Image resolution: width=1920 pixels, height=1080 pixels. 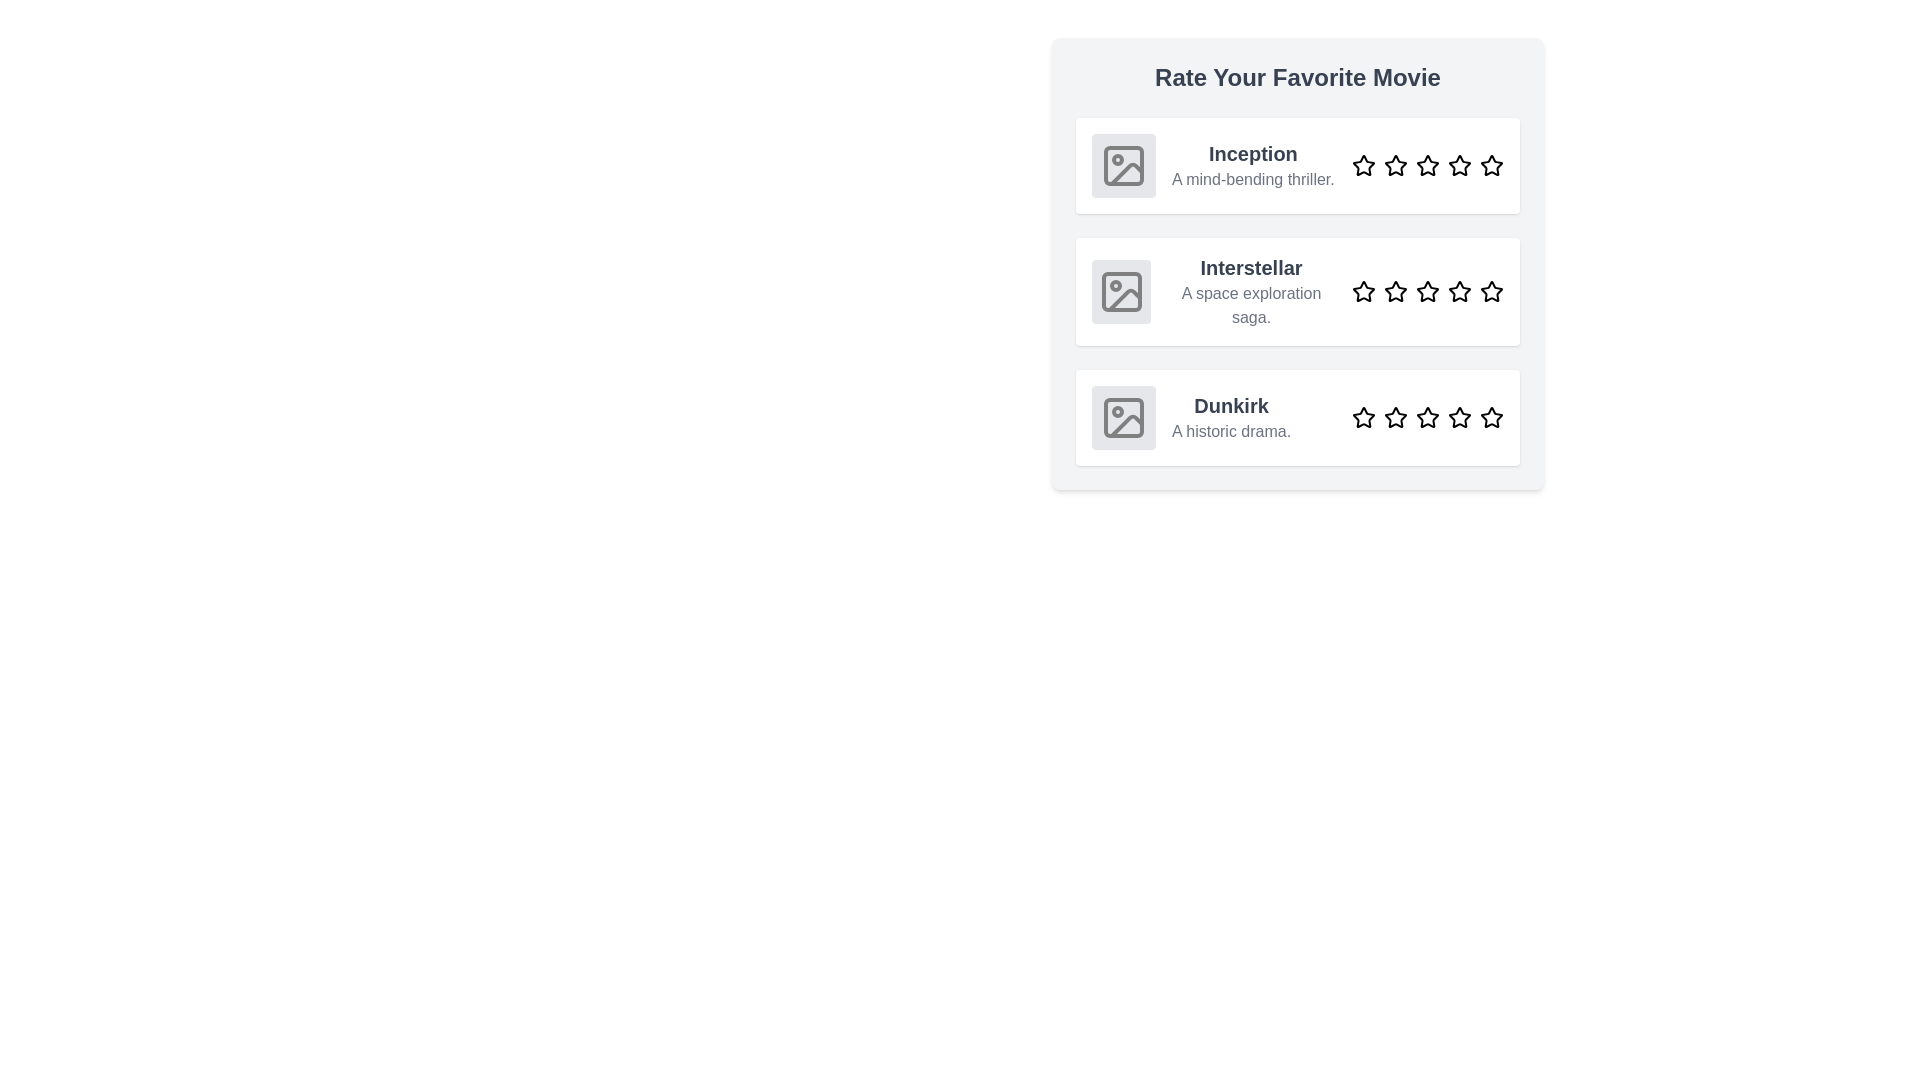 What do you see at coordinates (1459, 416) in the screenshot?
I see `the fourth star icon in the star rating section for the movie 'Dunkirk'` at bounding box center [1459, 416].